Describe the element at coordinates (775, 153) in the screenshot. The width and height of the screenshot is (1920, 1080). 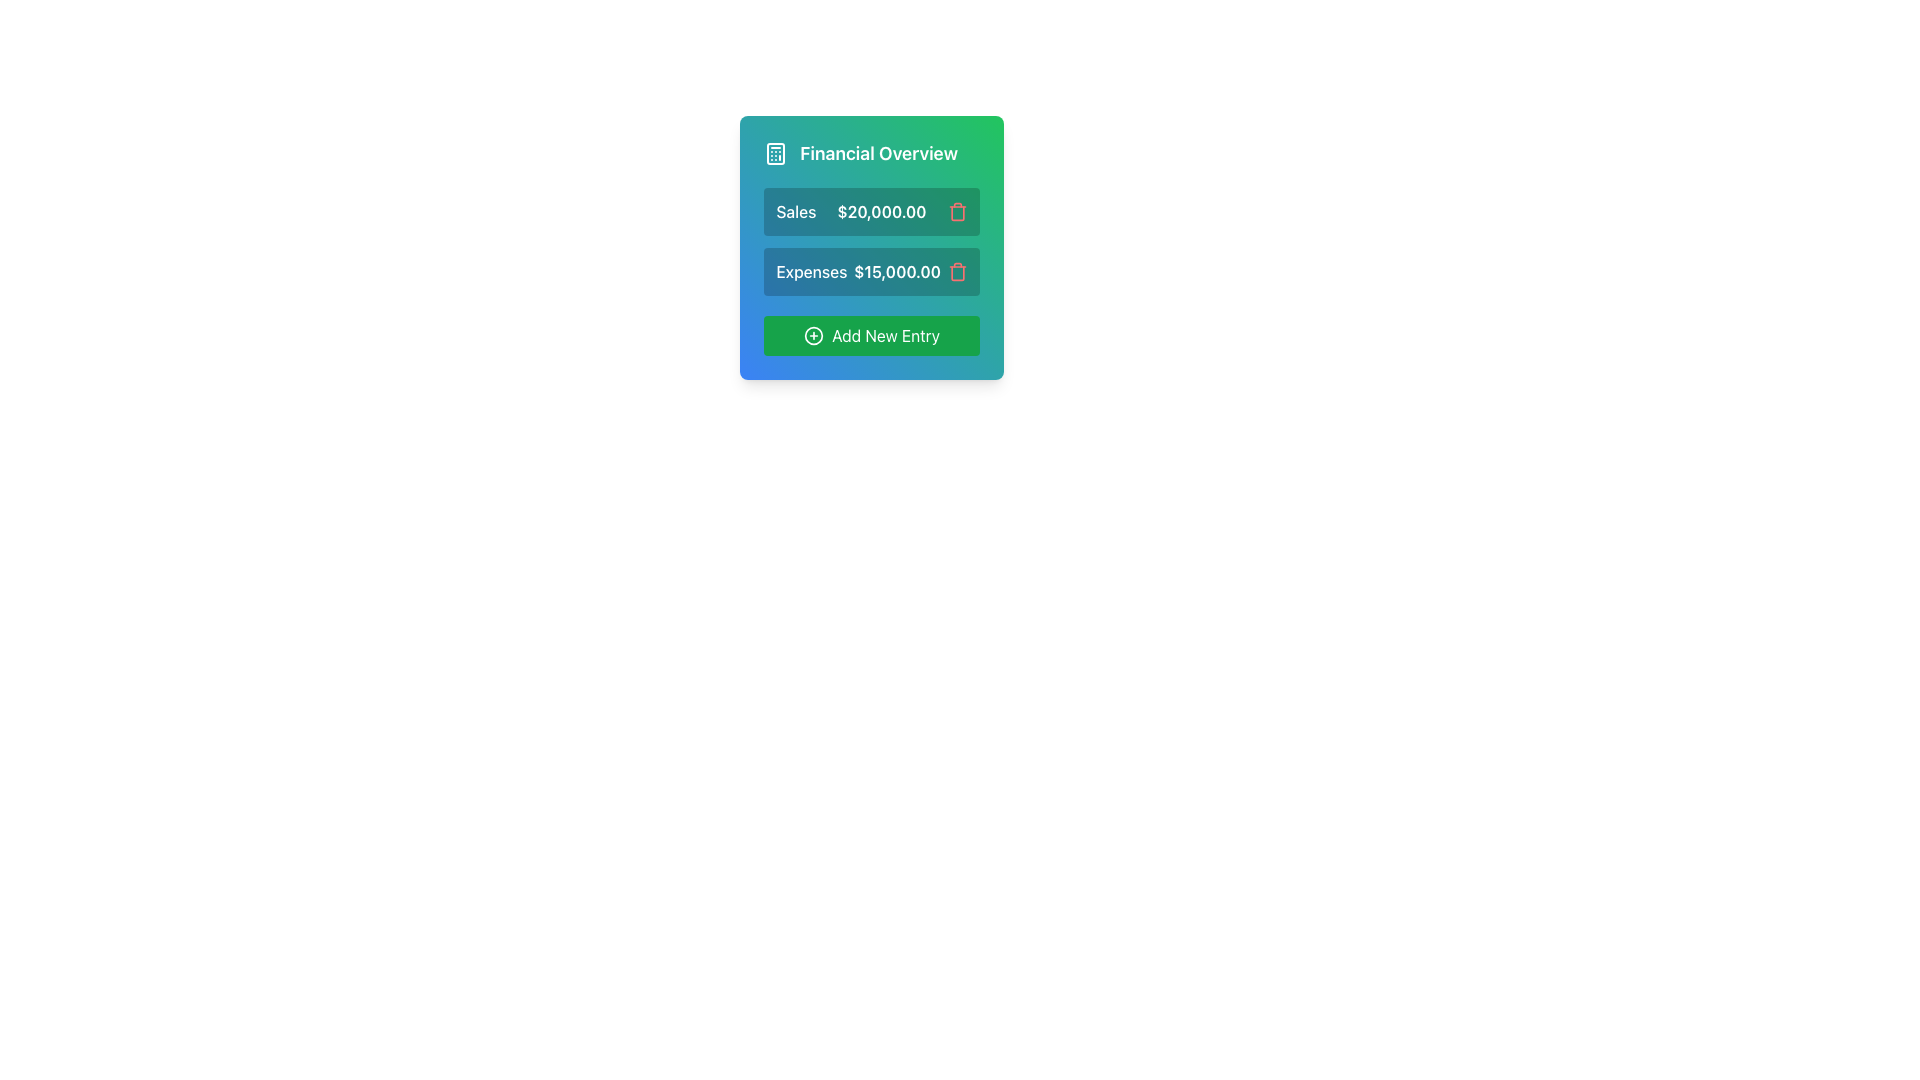
I see `the SVG calculator icon located in the 'Financial Overview' header section, positioned to the left of the text label 'Financial Overview'` at that location.